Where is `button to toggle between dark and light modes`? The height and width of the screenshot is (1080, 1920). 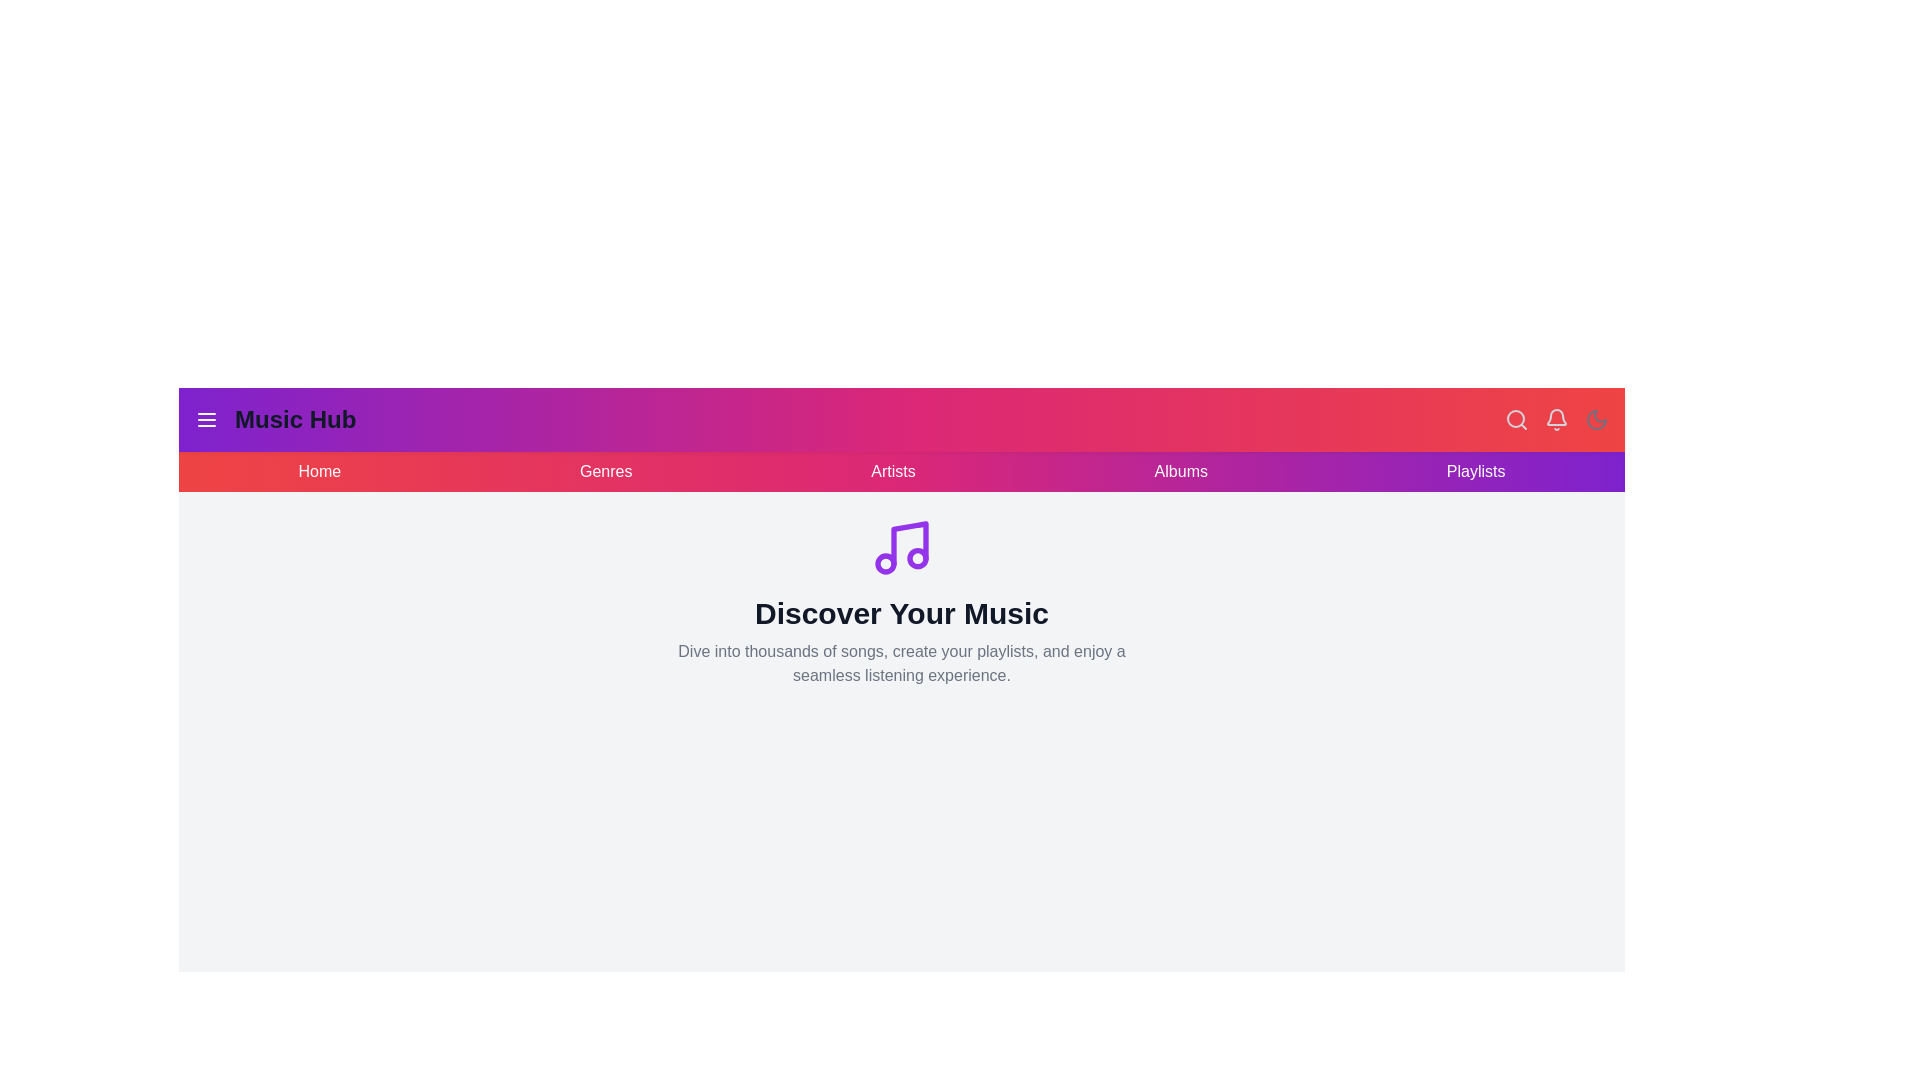
button to toggle between dark and light modes is located at coordinates (1596, 419).